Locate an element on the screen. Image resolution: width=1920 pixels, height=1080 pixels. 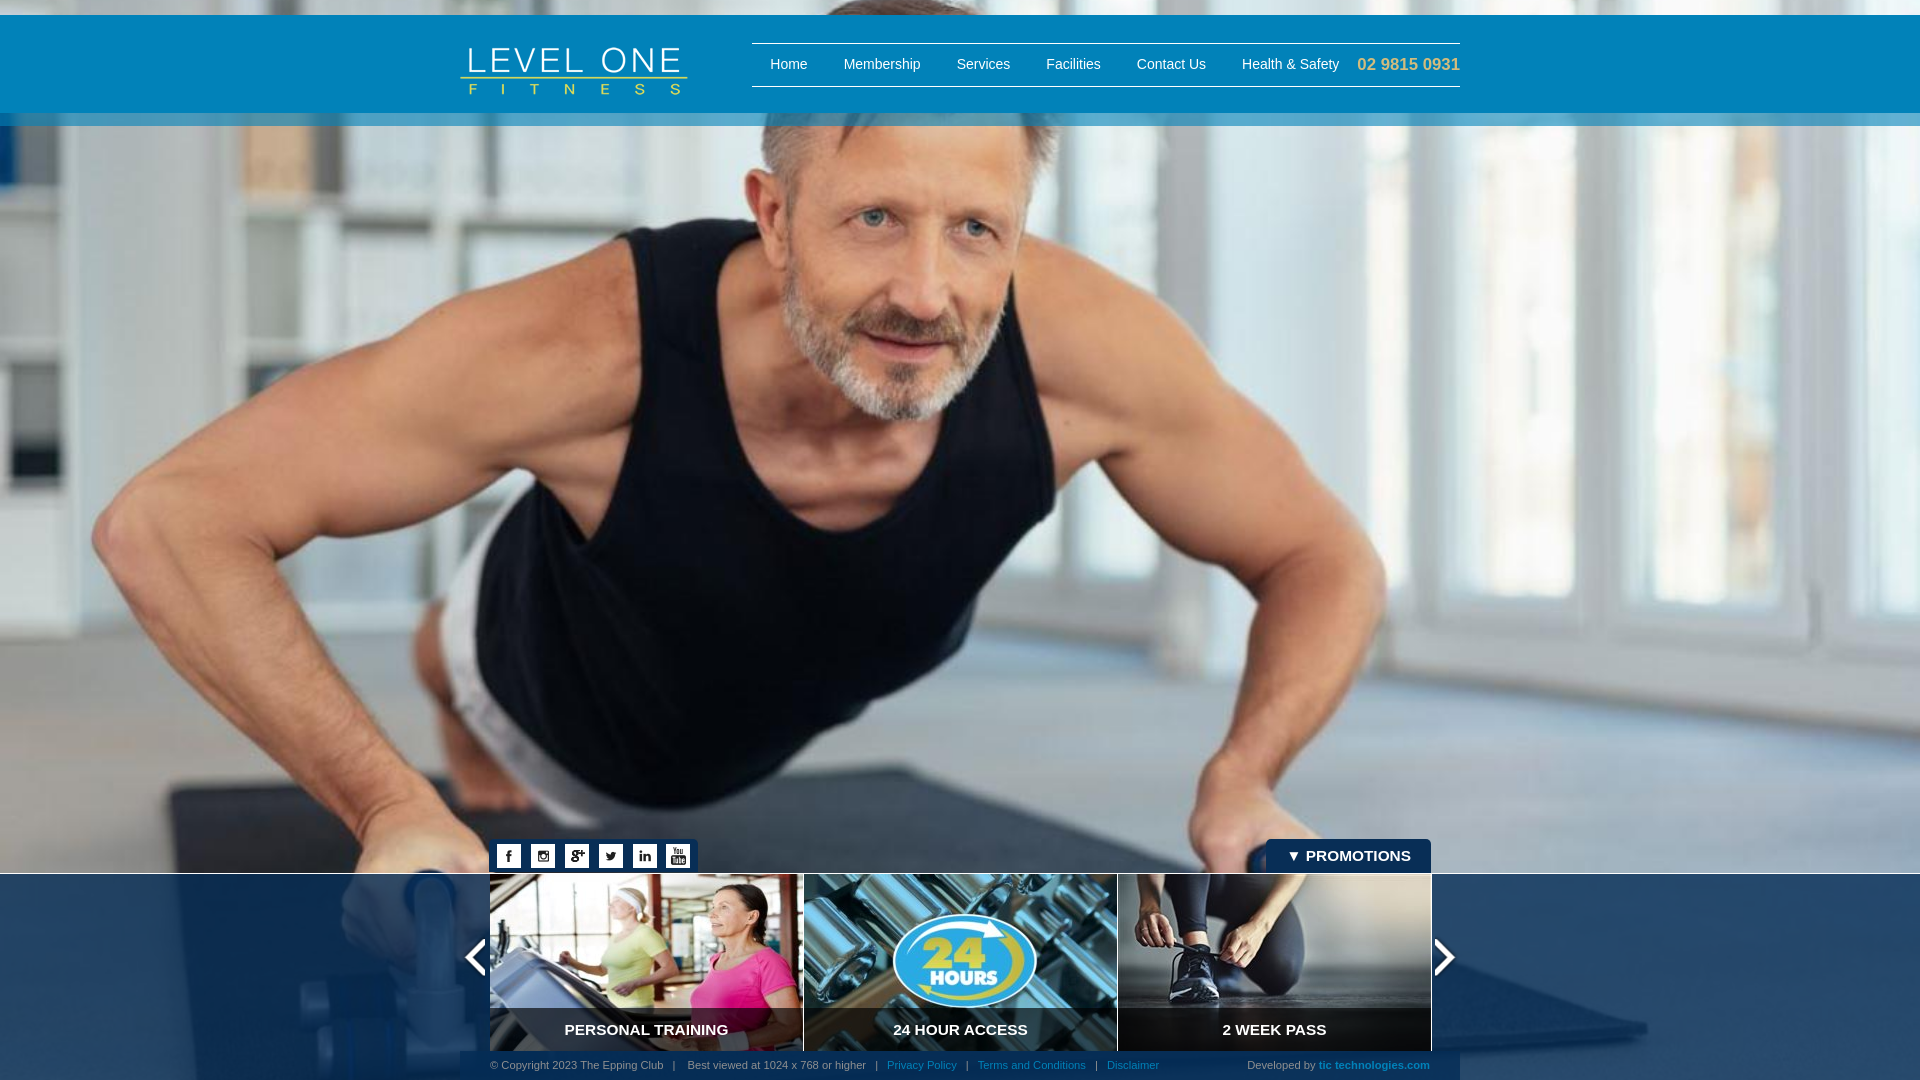
'Home' is located at coordinates (787, 64).